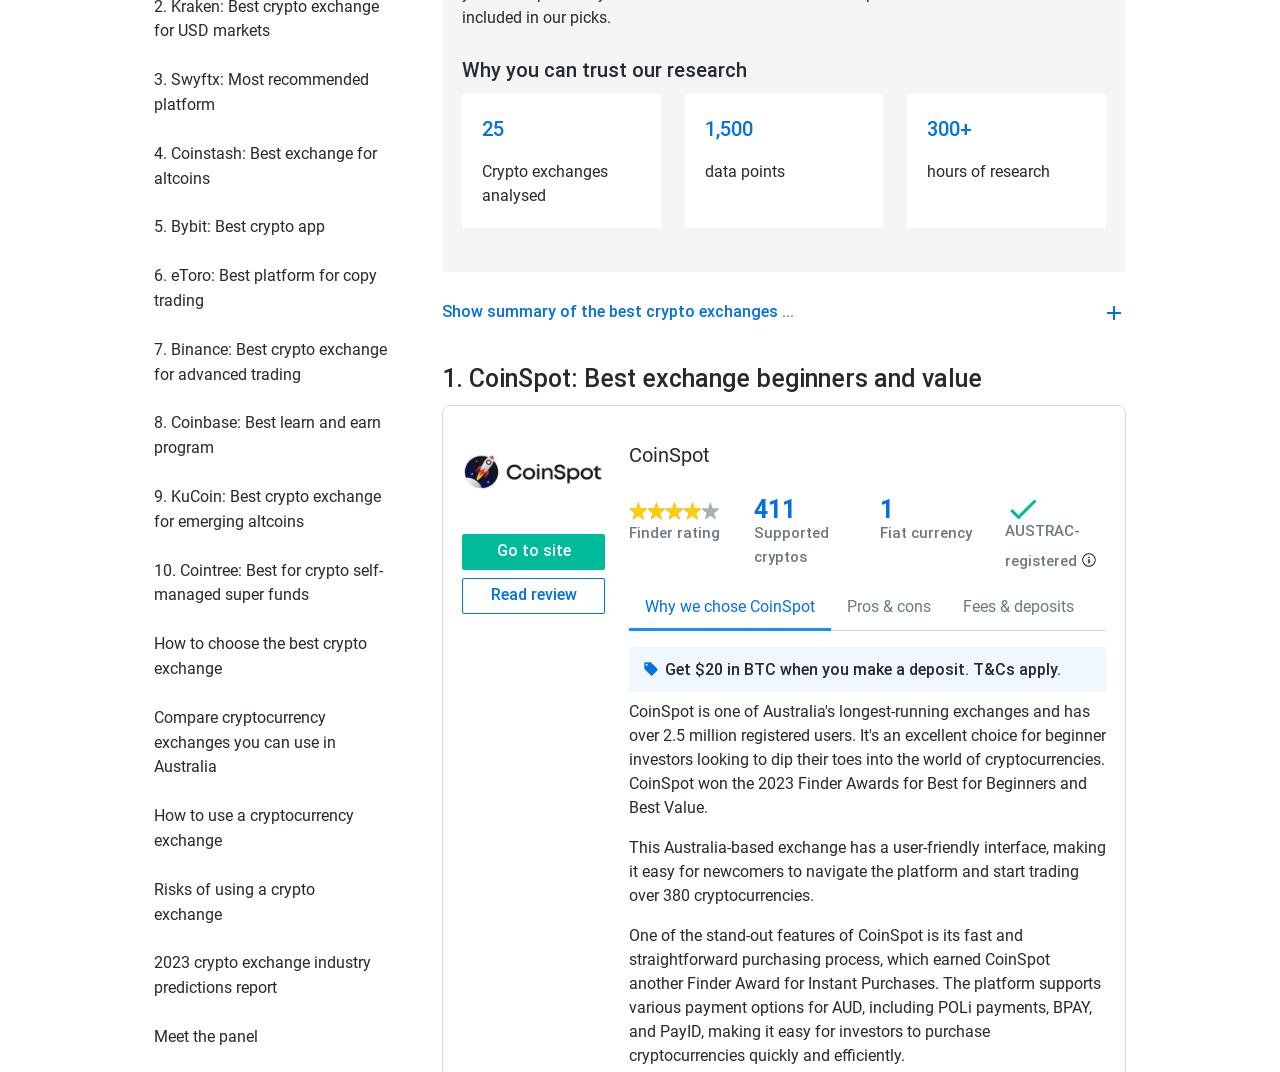 The height and width of the screenshot is (1072, 1280). I want to click on 'CoinSpot is one of Australia's longest-running exchanges and has over 2.5 million registered users. It's an excellent choice for beginner investors looking to dip their toes into the world of cryptocurrencies. CoinSpot won the 2023 Finder Awards for Best for Beginners and Best Value.', so click(627, 759).